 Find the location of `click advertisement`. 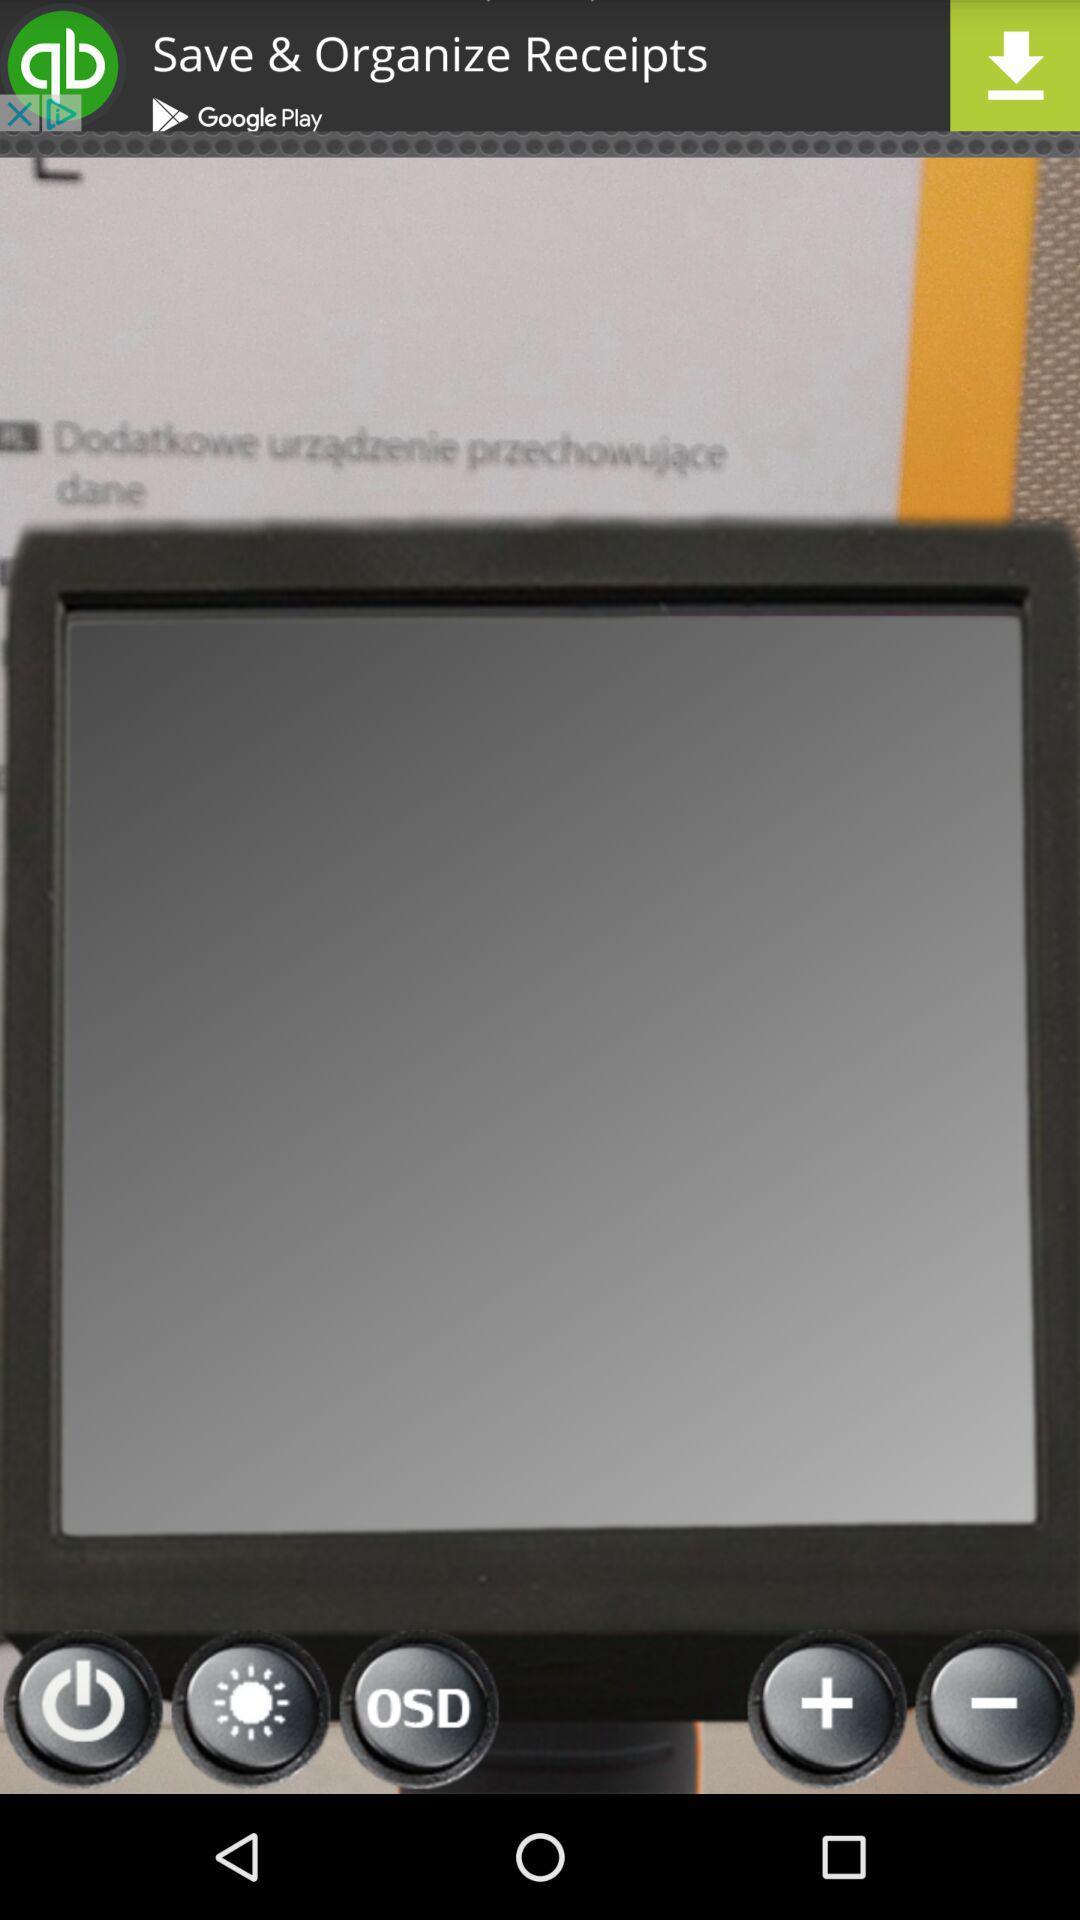

click advertisement is located at coordinates (540, 65).